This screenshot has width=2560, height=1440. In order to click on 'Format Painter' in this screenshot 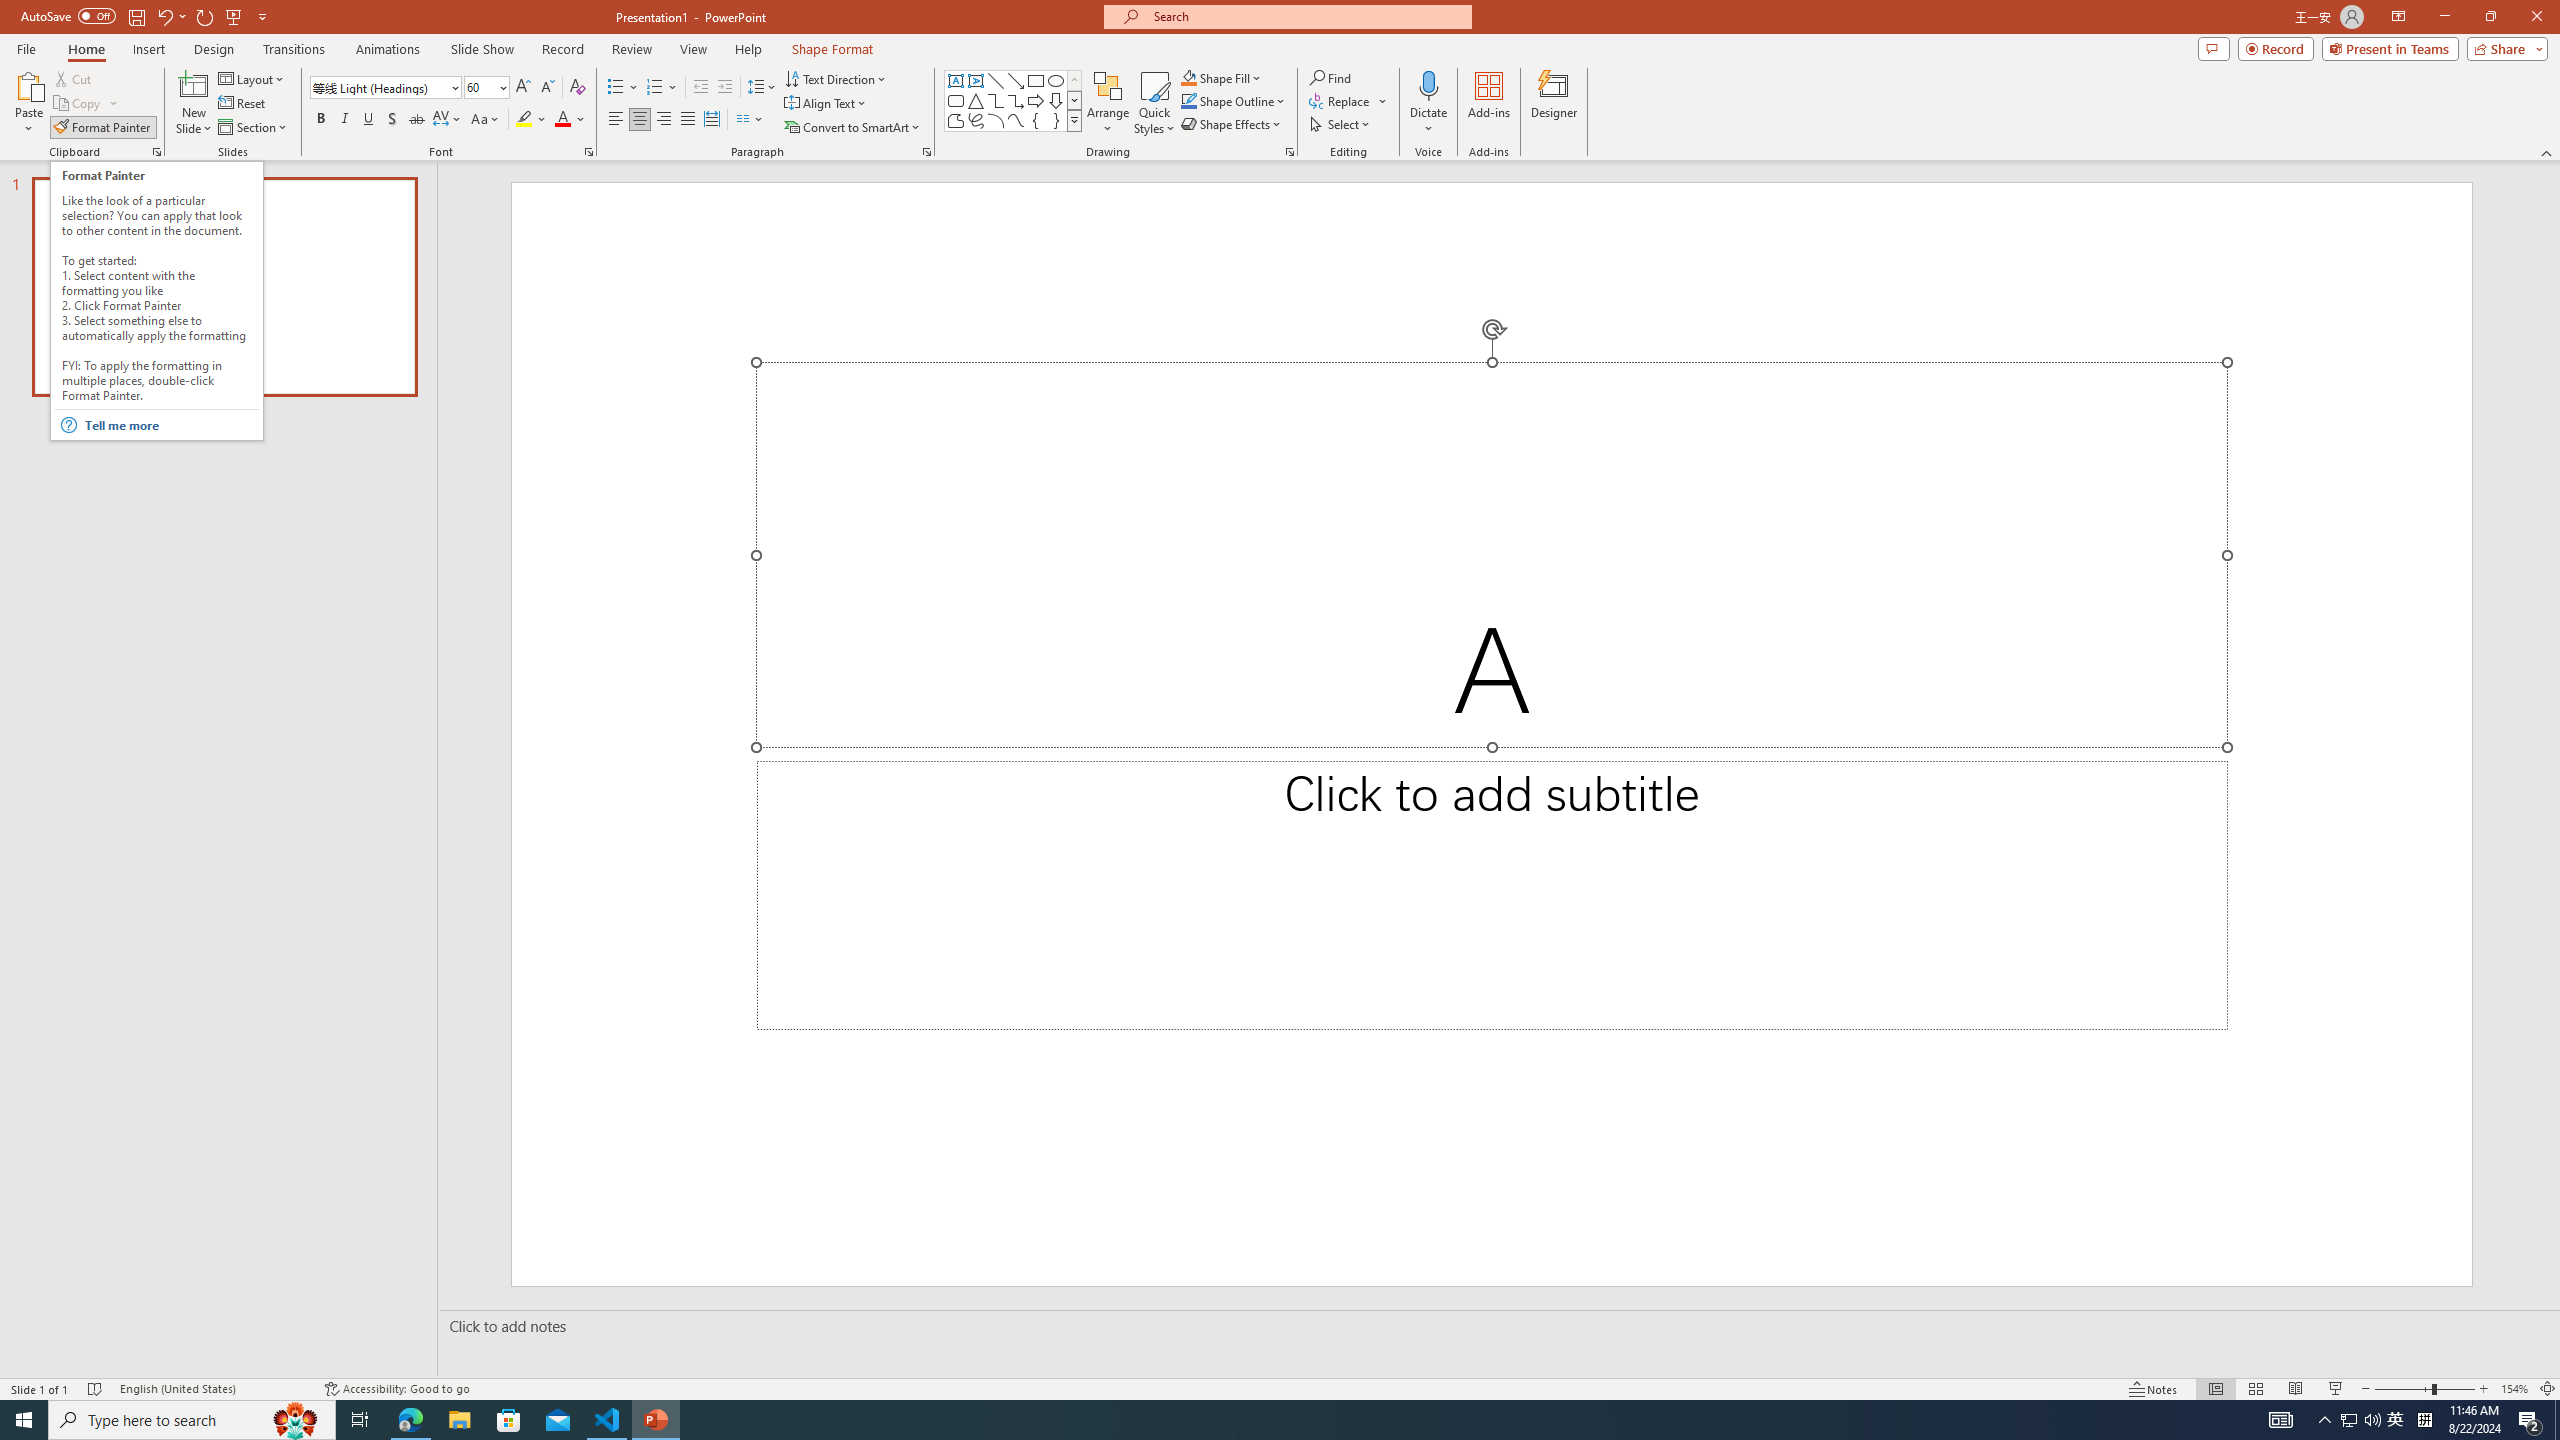, I will do `click(102, 127)`.